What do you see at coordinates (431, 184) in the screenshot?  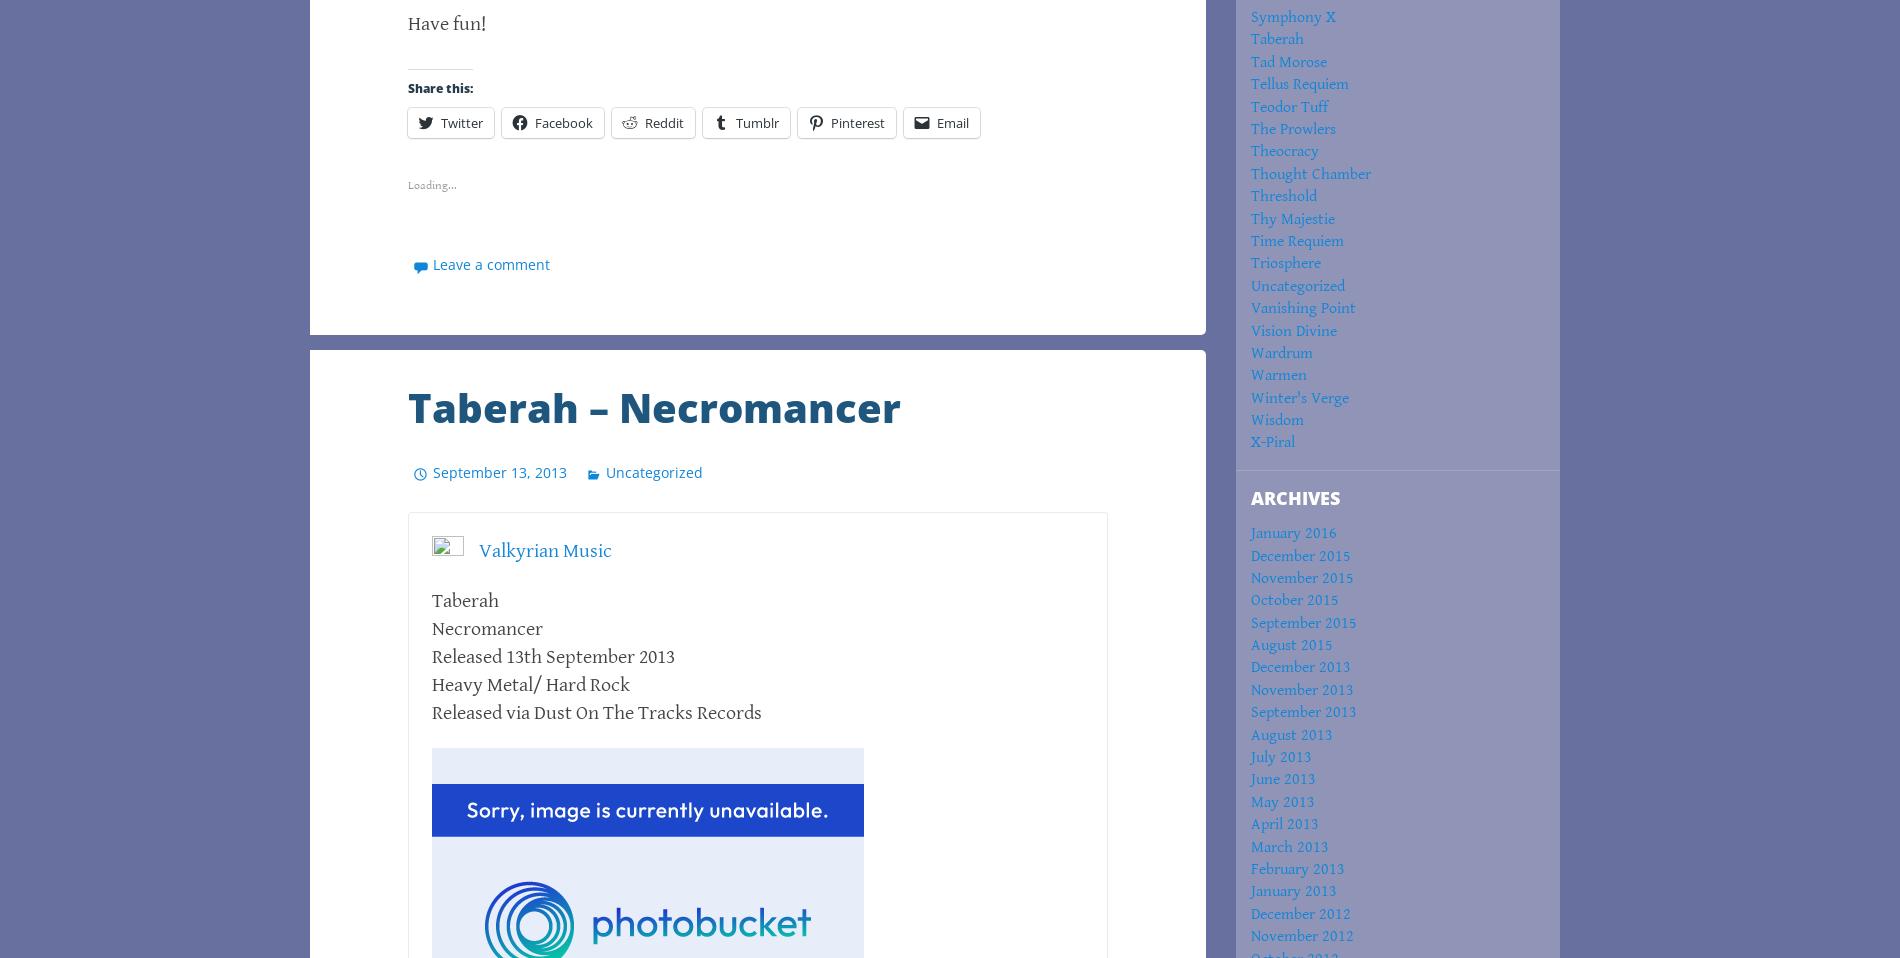 I see `'Loading...'` at bounding box center [431, 184].